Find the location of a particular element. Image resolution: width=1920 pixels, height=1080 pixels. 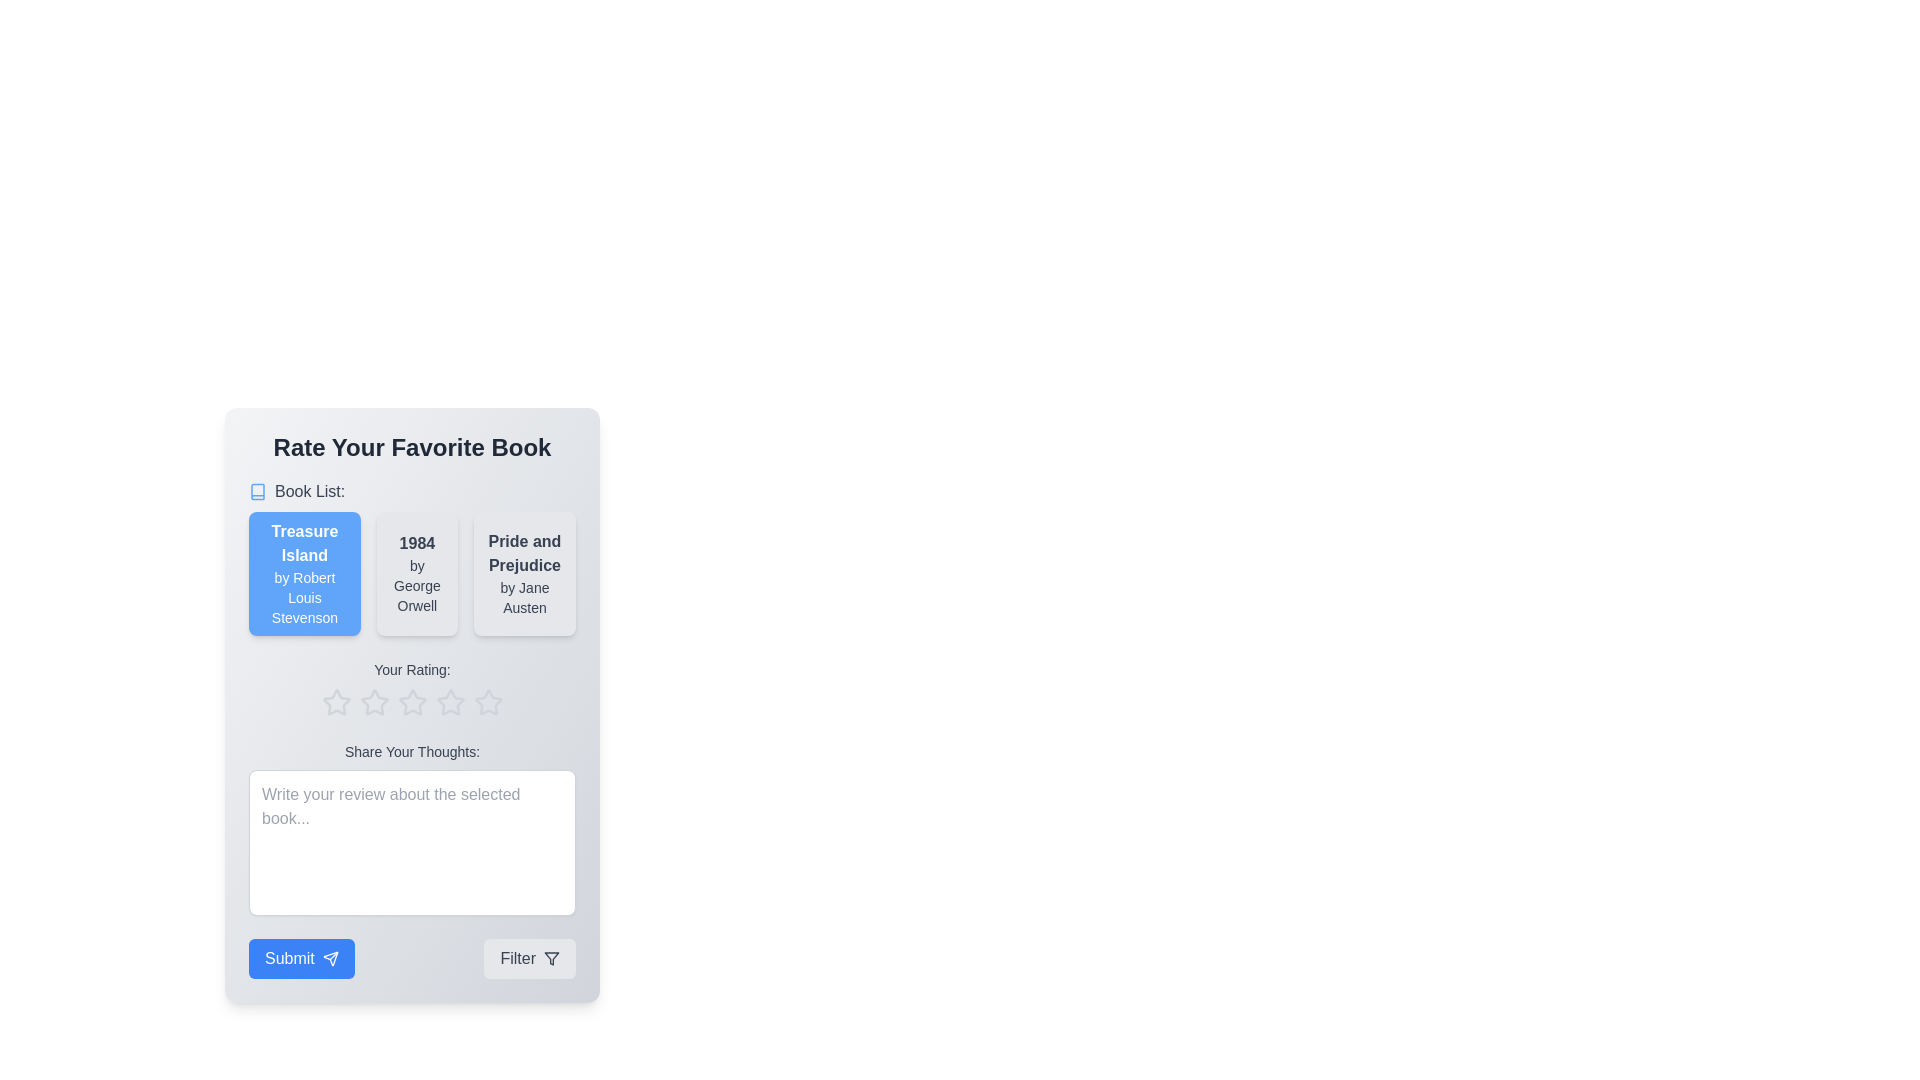

the text label displaying 'by Jane Austen', which is located below the title 'Pride and Prejudice' in the book list interface is located at coordinates (524, 596).